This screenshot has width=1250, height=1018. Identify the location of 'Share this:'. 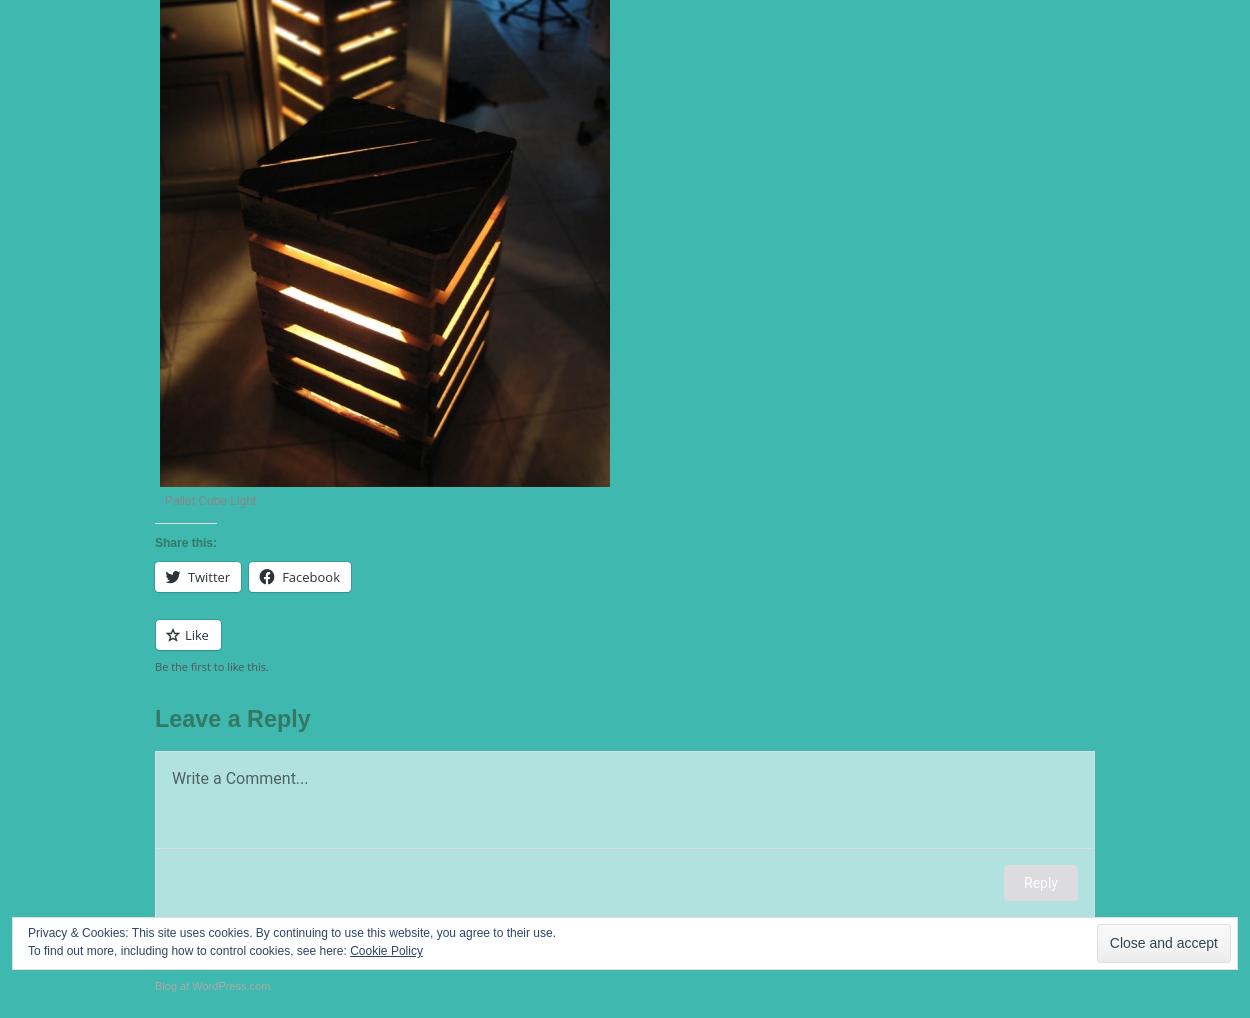
(155, 540).